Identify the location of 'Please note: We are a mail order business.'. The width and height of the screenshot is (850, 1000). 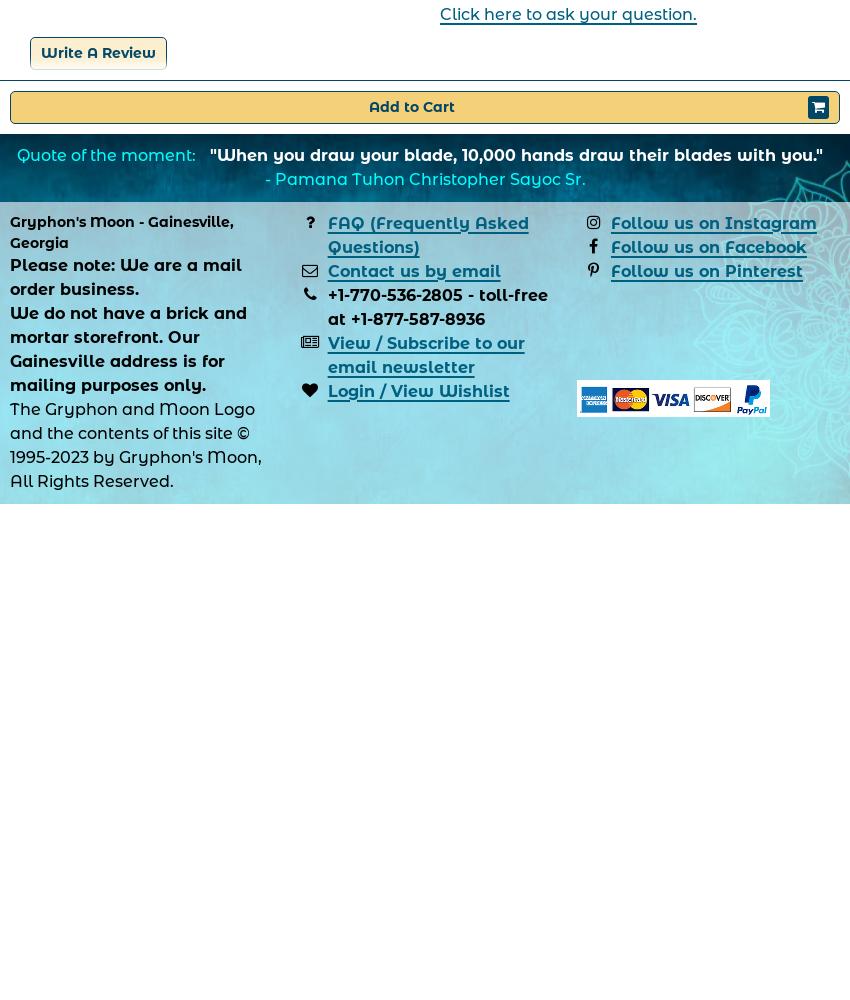
(9, 276).